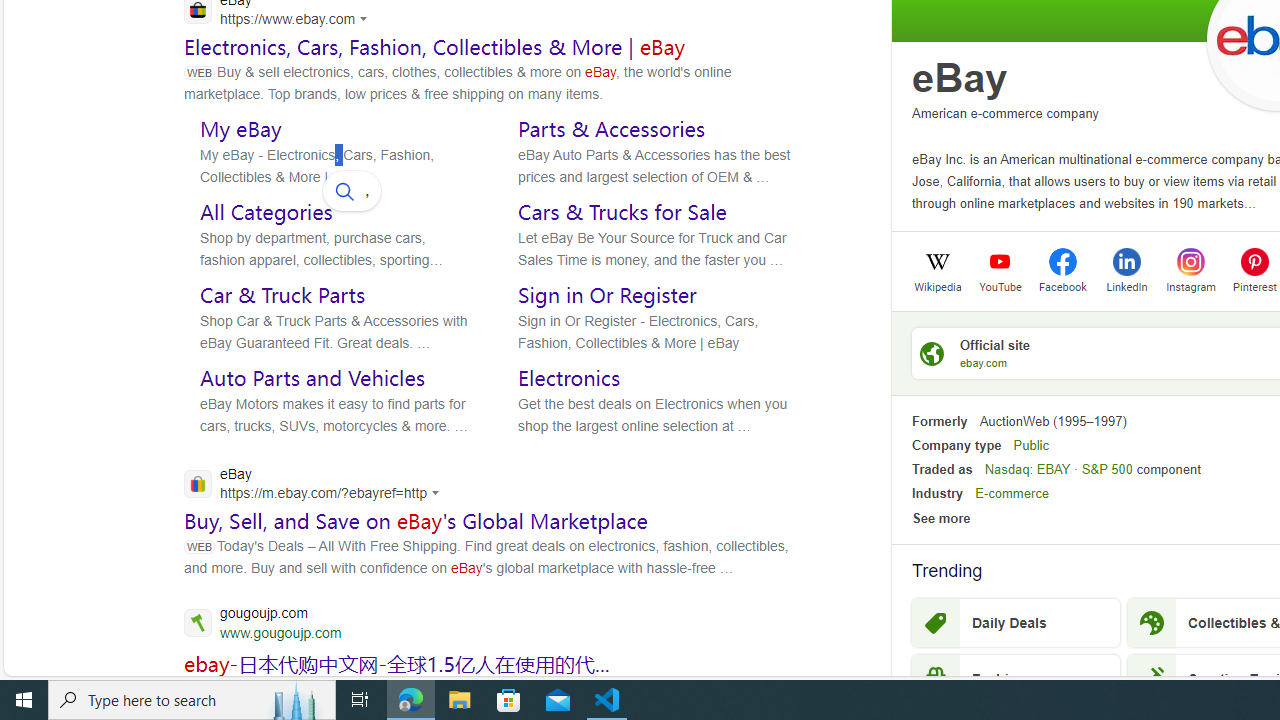  Describe the element at coordinates (1000, 285) in the screenshot. I see `'YouTube'` at that location.